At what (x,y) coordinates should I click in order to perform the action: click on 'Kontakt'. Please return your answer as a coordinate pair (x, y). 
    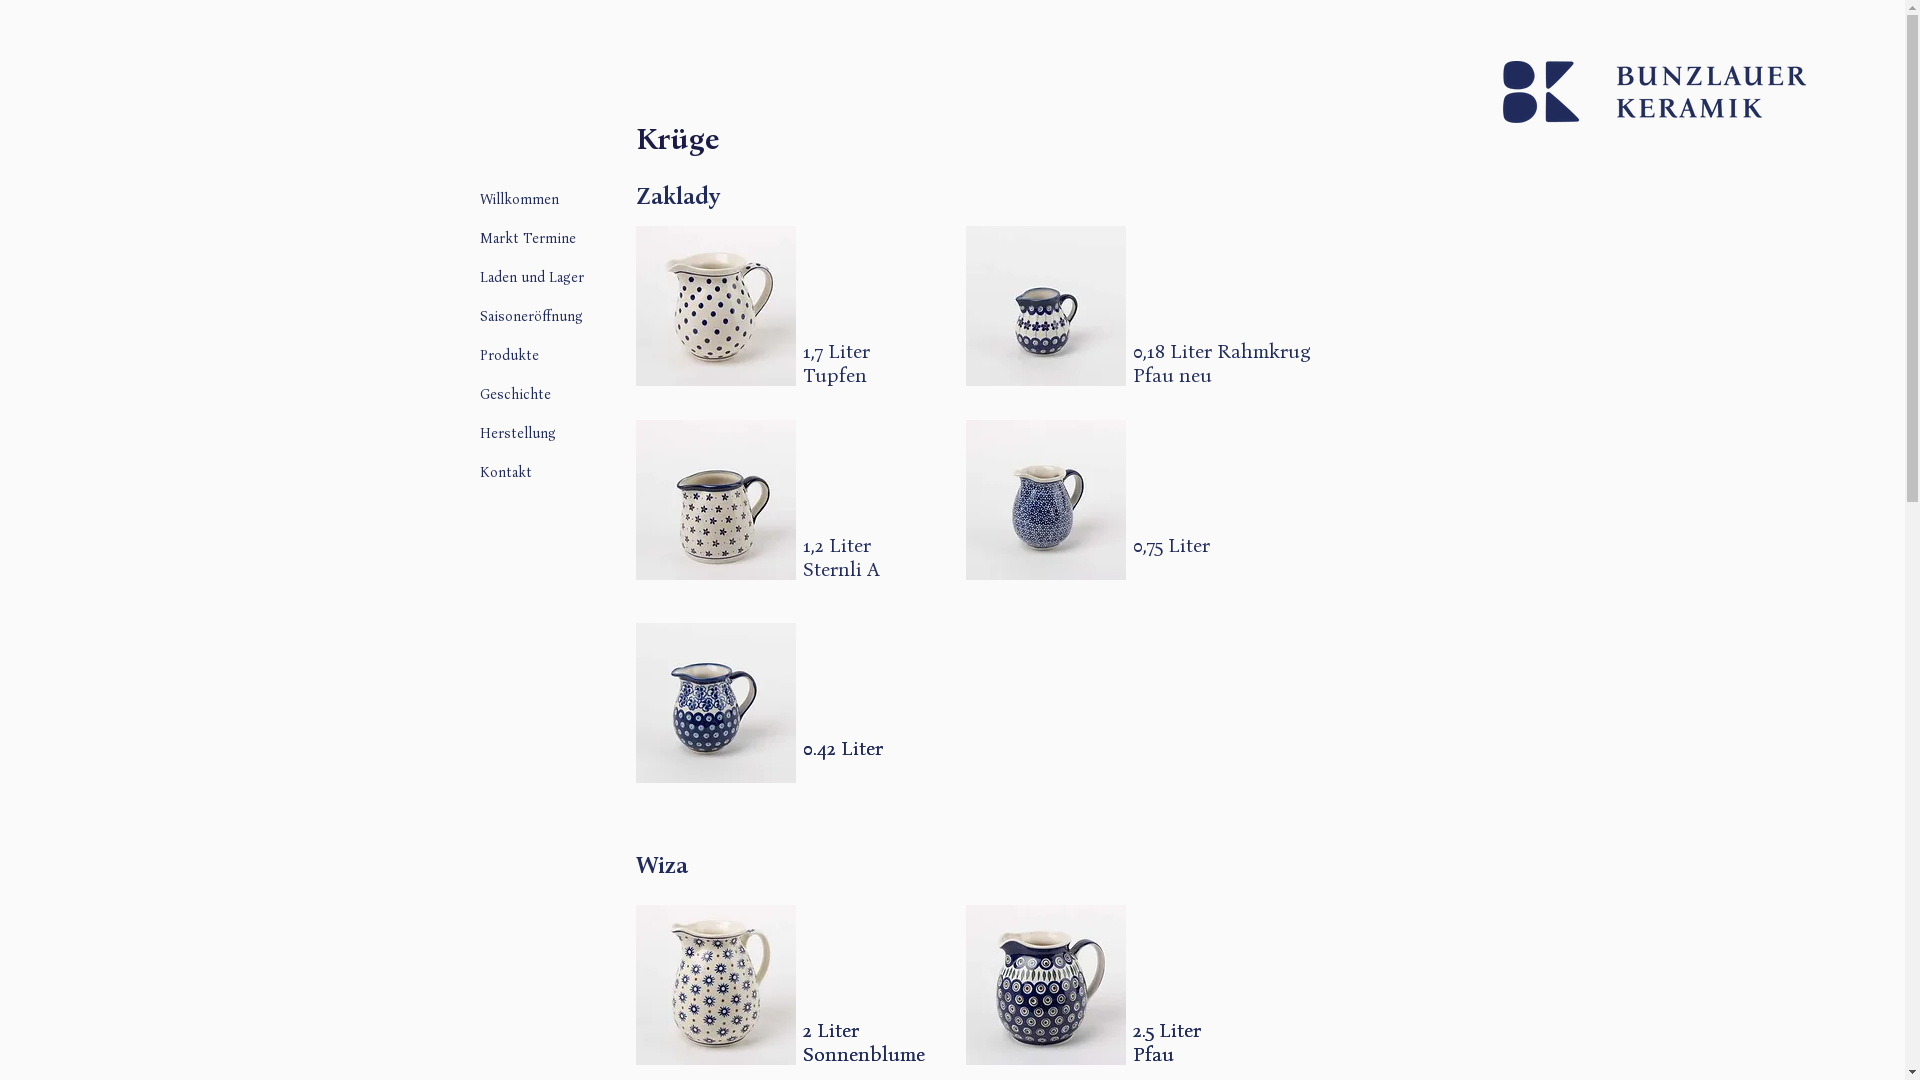
    Looking at the image, I should click on (583, 471).